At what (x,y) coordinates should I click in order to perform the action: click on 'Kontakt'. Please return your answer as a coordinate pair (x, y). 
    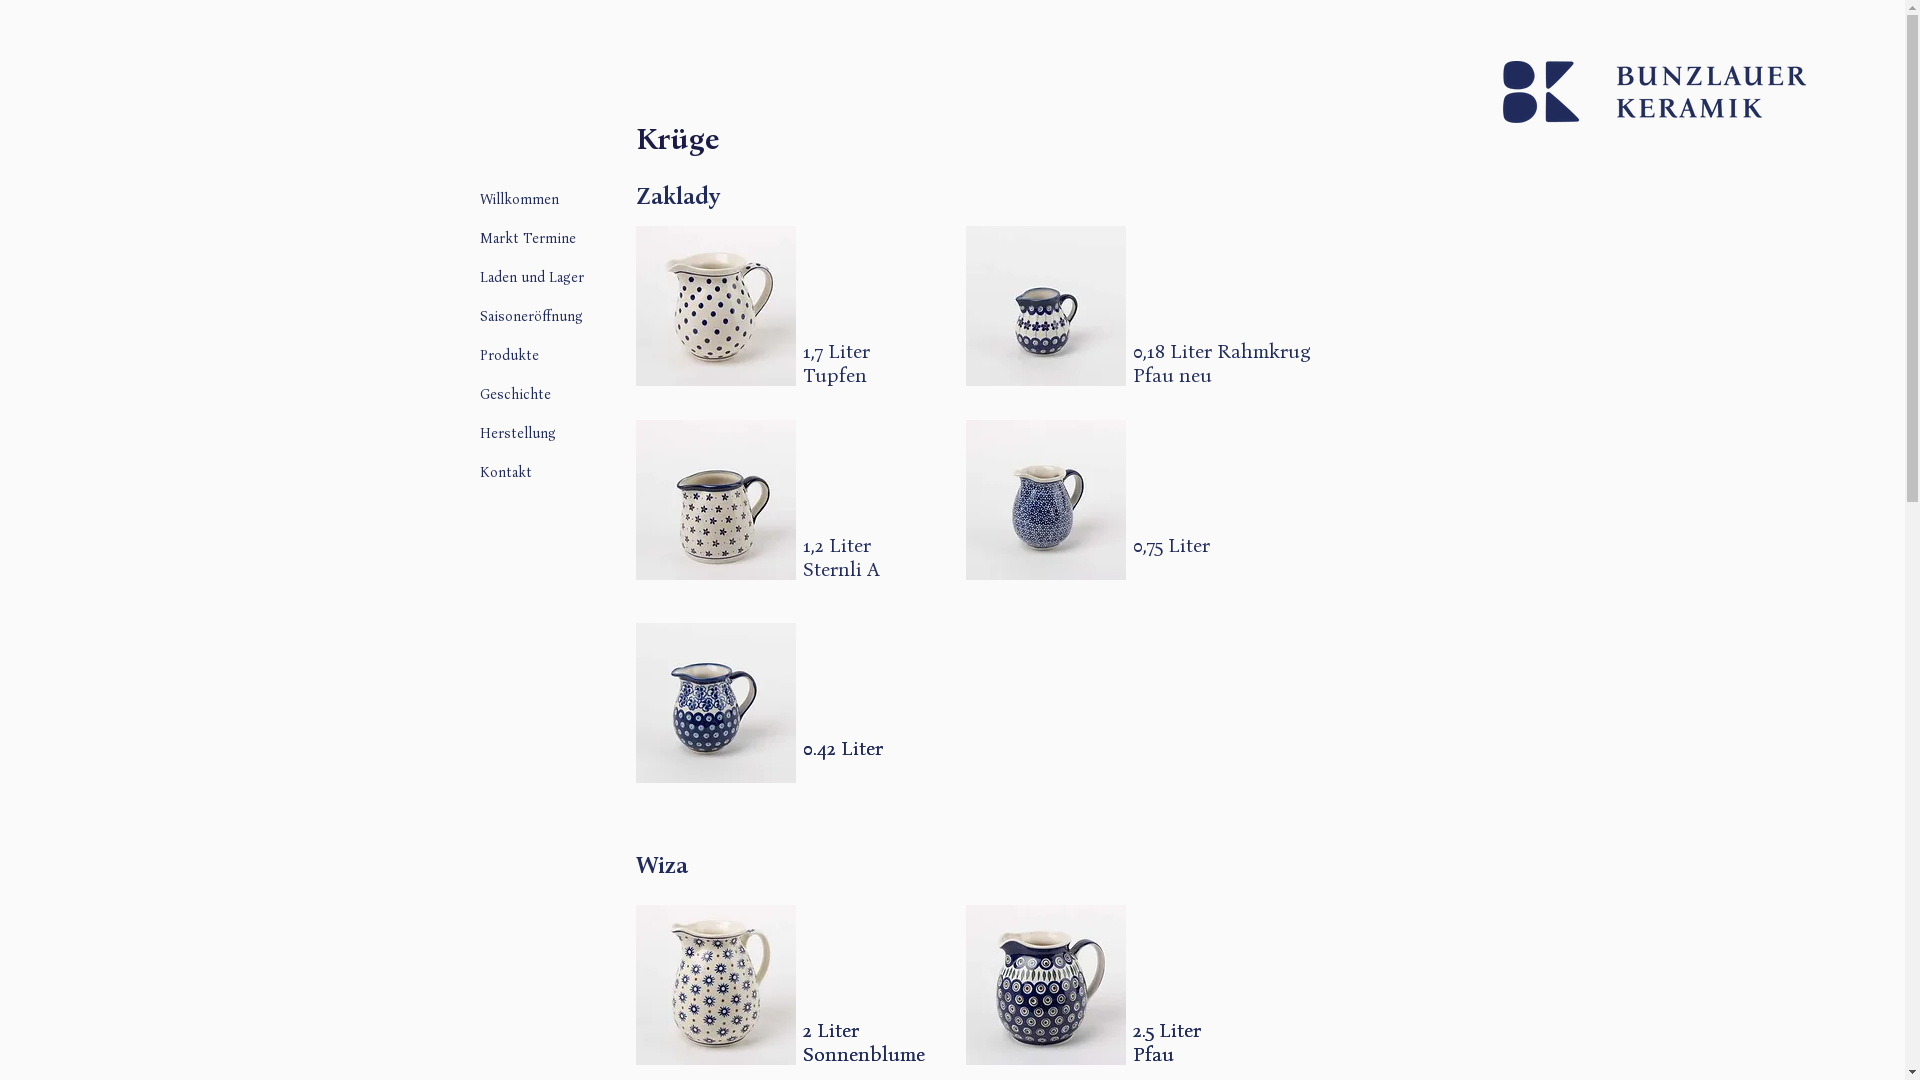
    Looking at the image, I should click on (583, 471).